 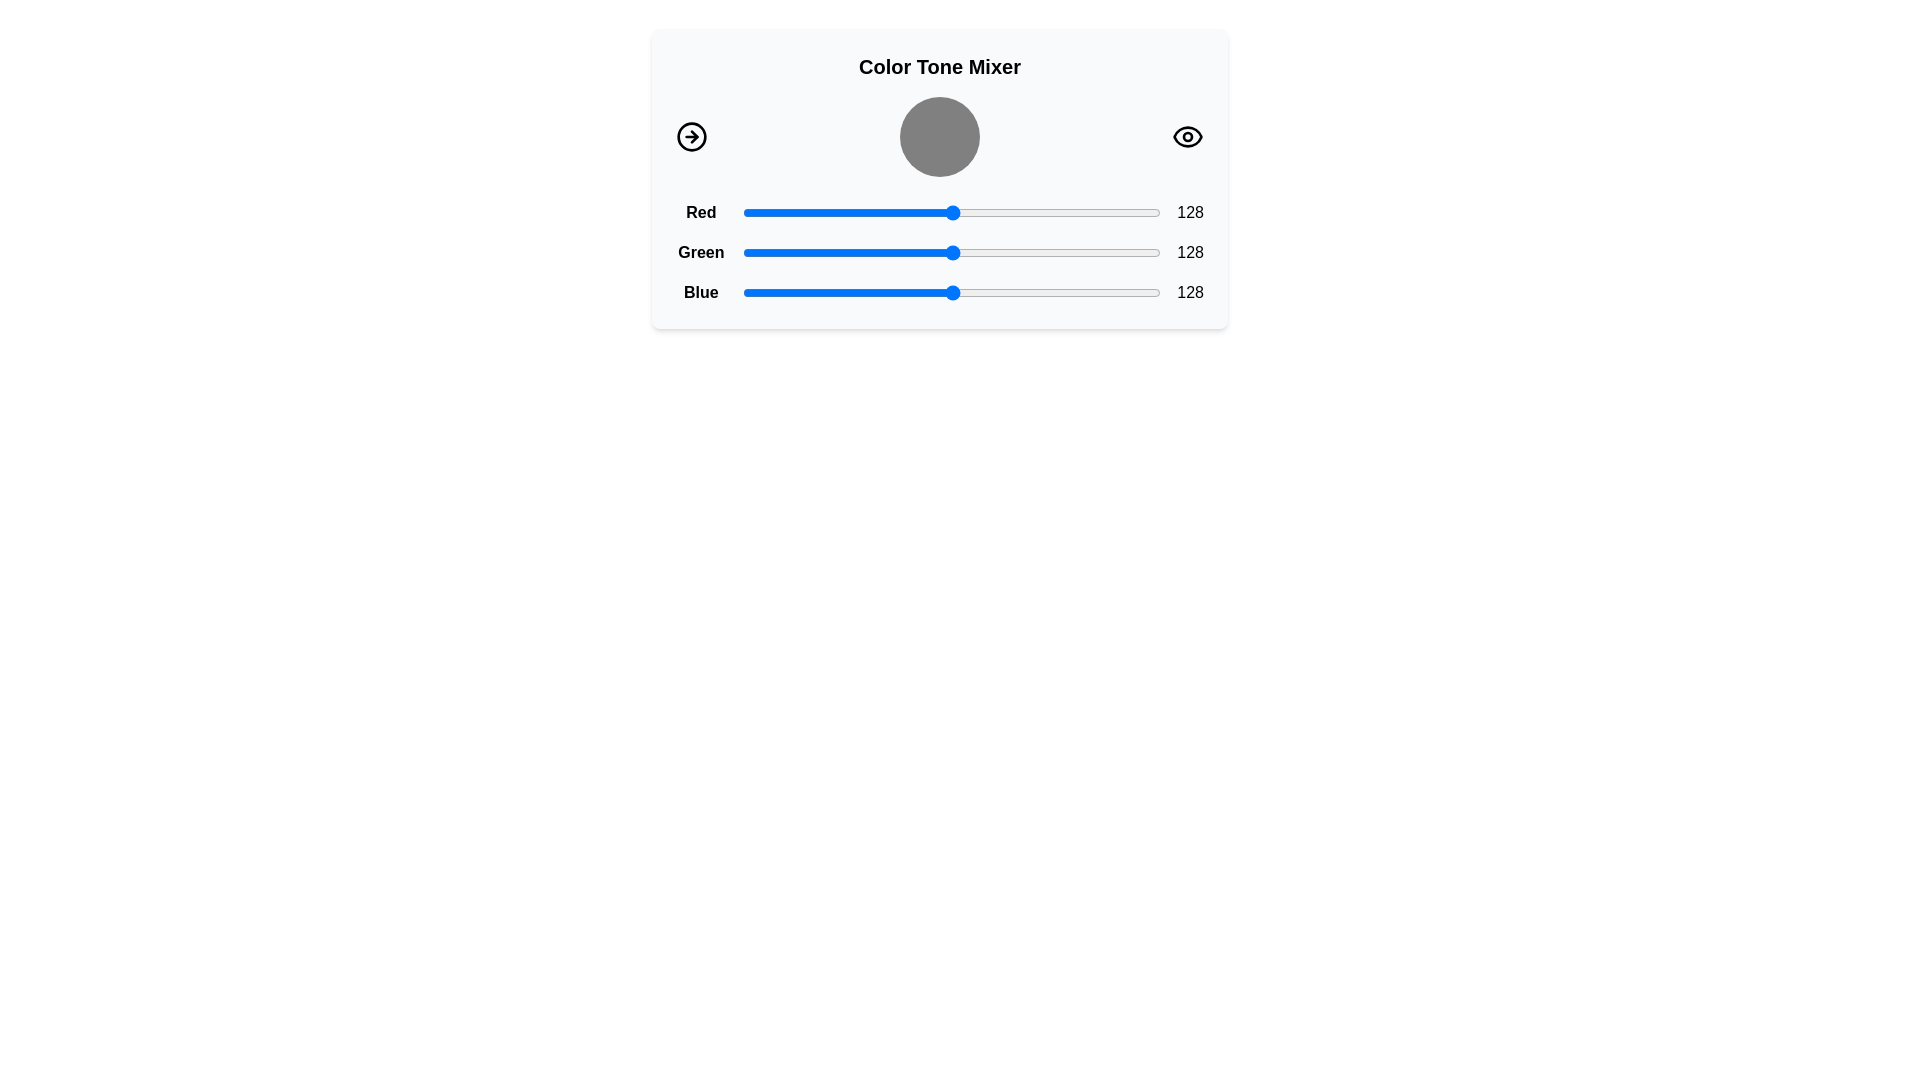 What do you see at coordinates (786, 293) in the screenshot?
I see `the slider value` at bounding box center [786, 293].